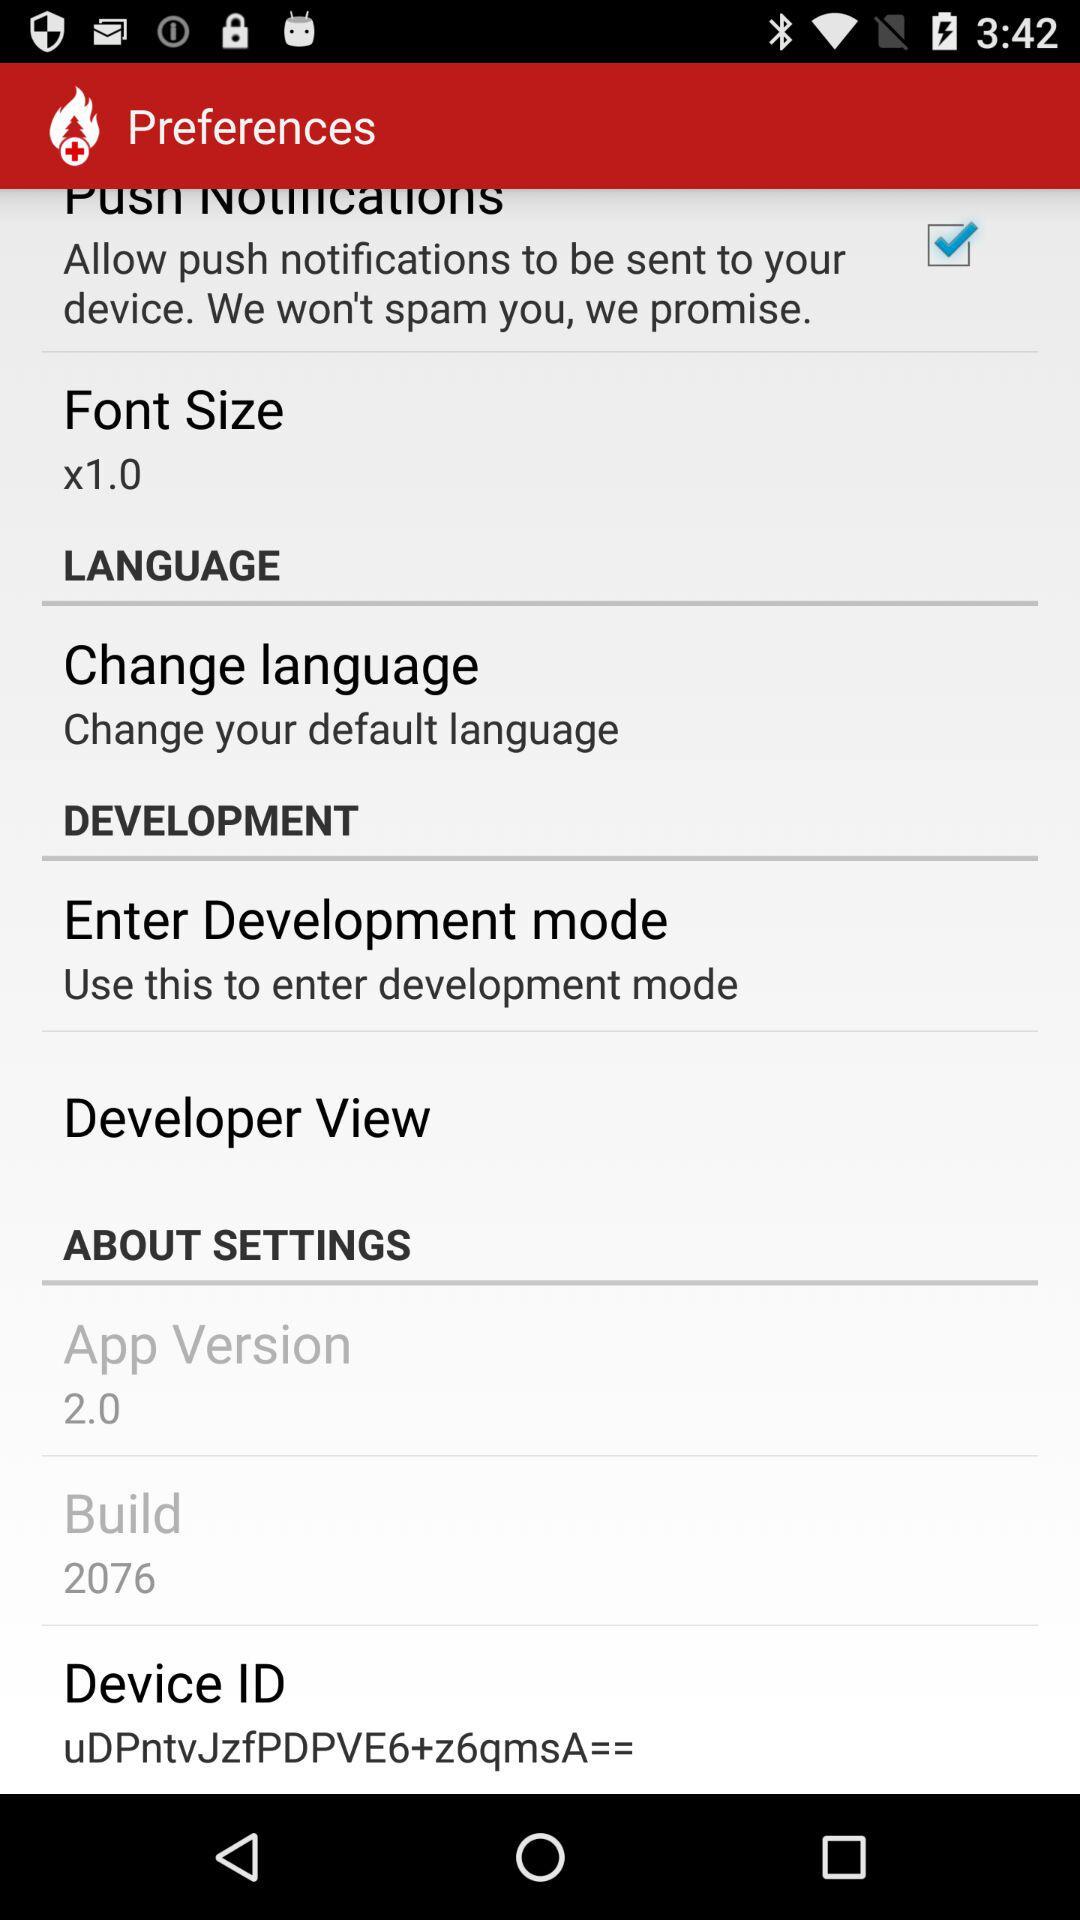 The width and height of the screenshot is (1080, 1920). Describe the element at coordinates (173, 1680) in the screenshot. I see `device id icon` at that location.